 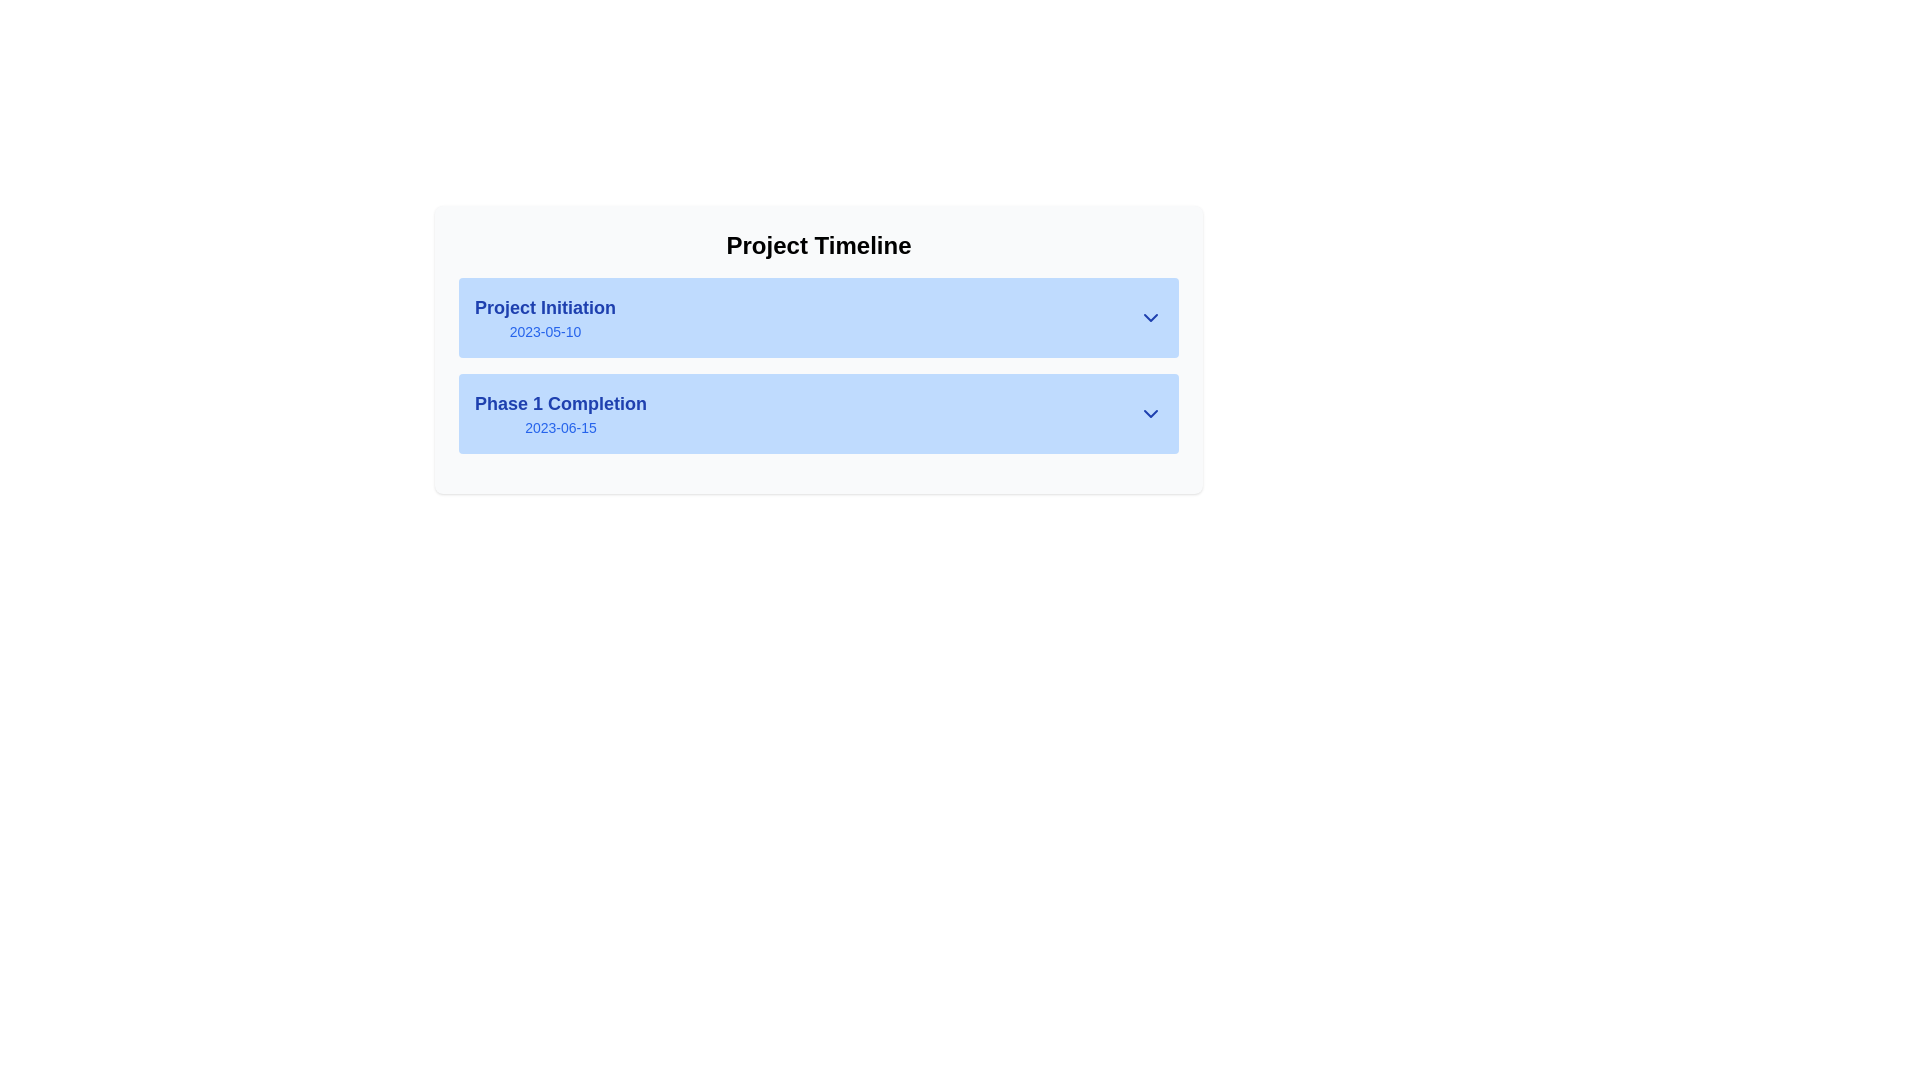 What do you see at coordinates (819, 316) in the screenshot?
I see `the first entry in the project timeline labeled 'Project Initiation'` at bounding box center [819, 316].